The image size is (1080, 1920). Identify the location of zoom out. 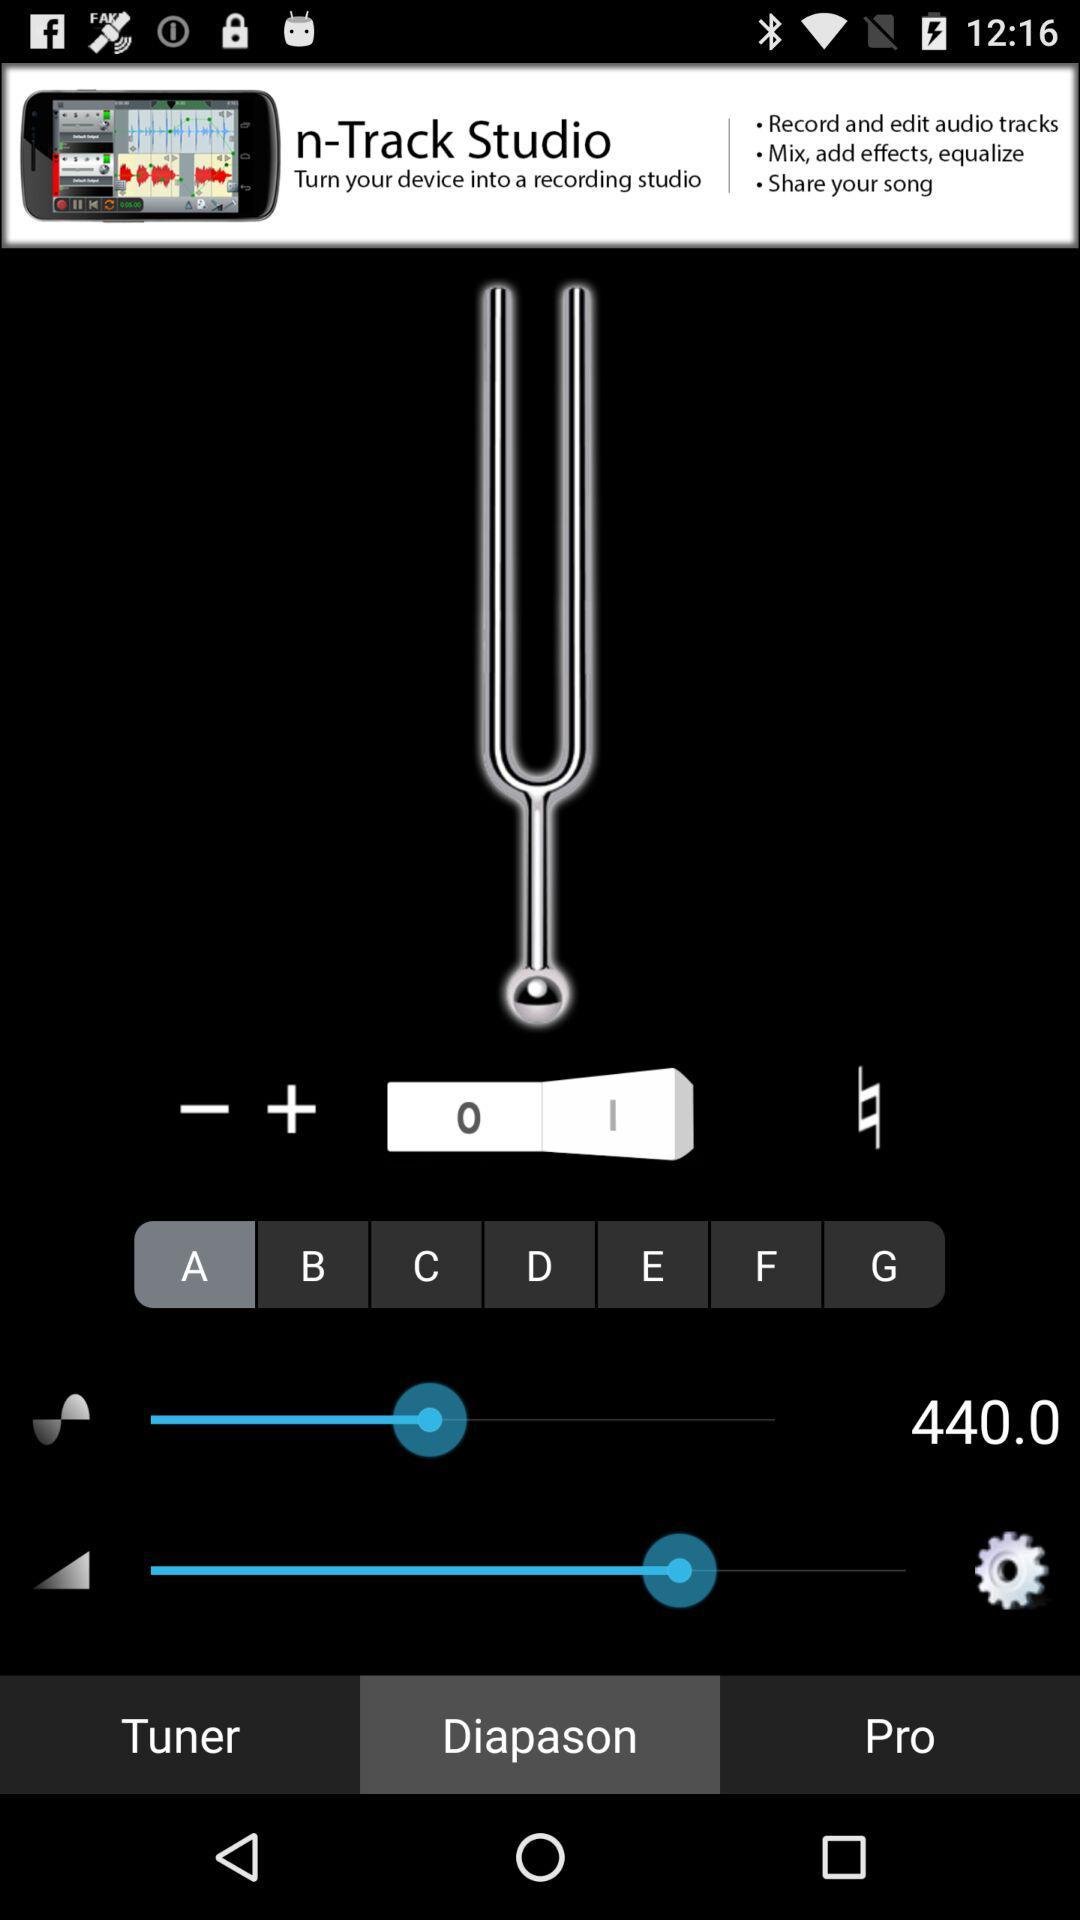
(205, 1107).